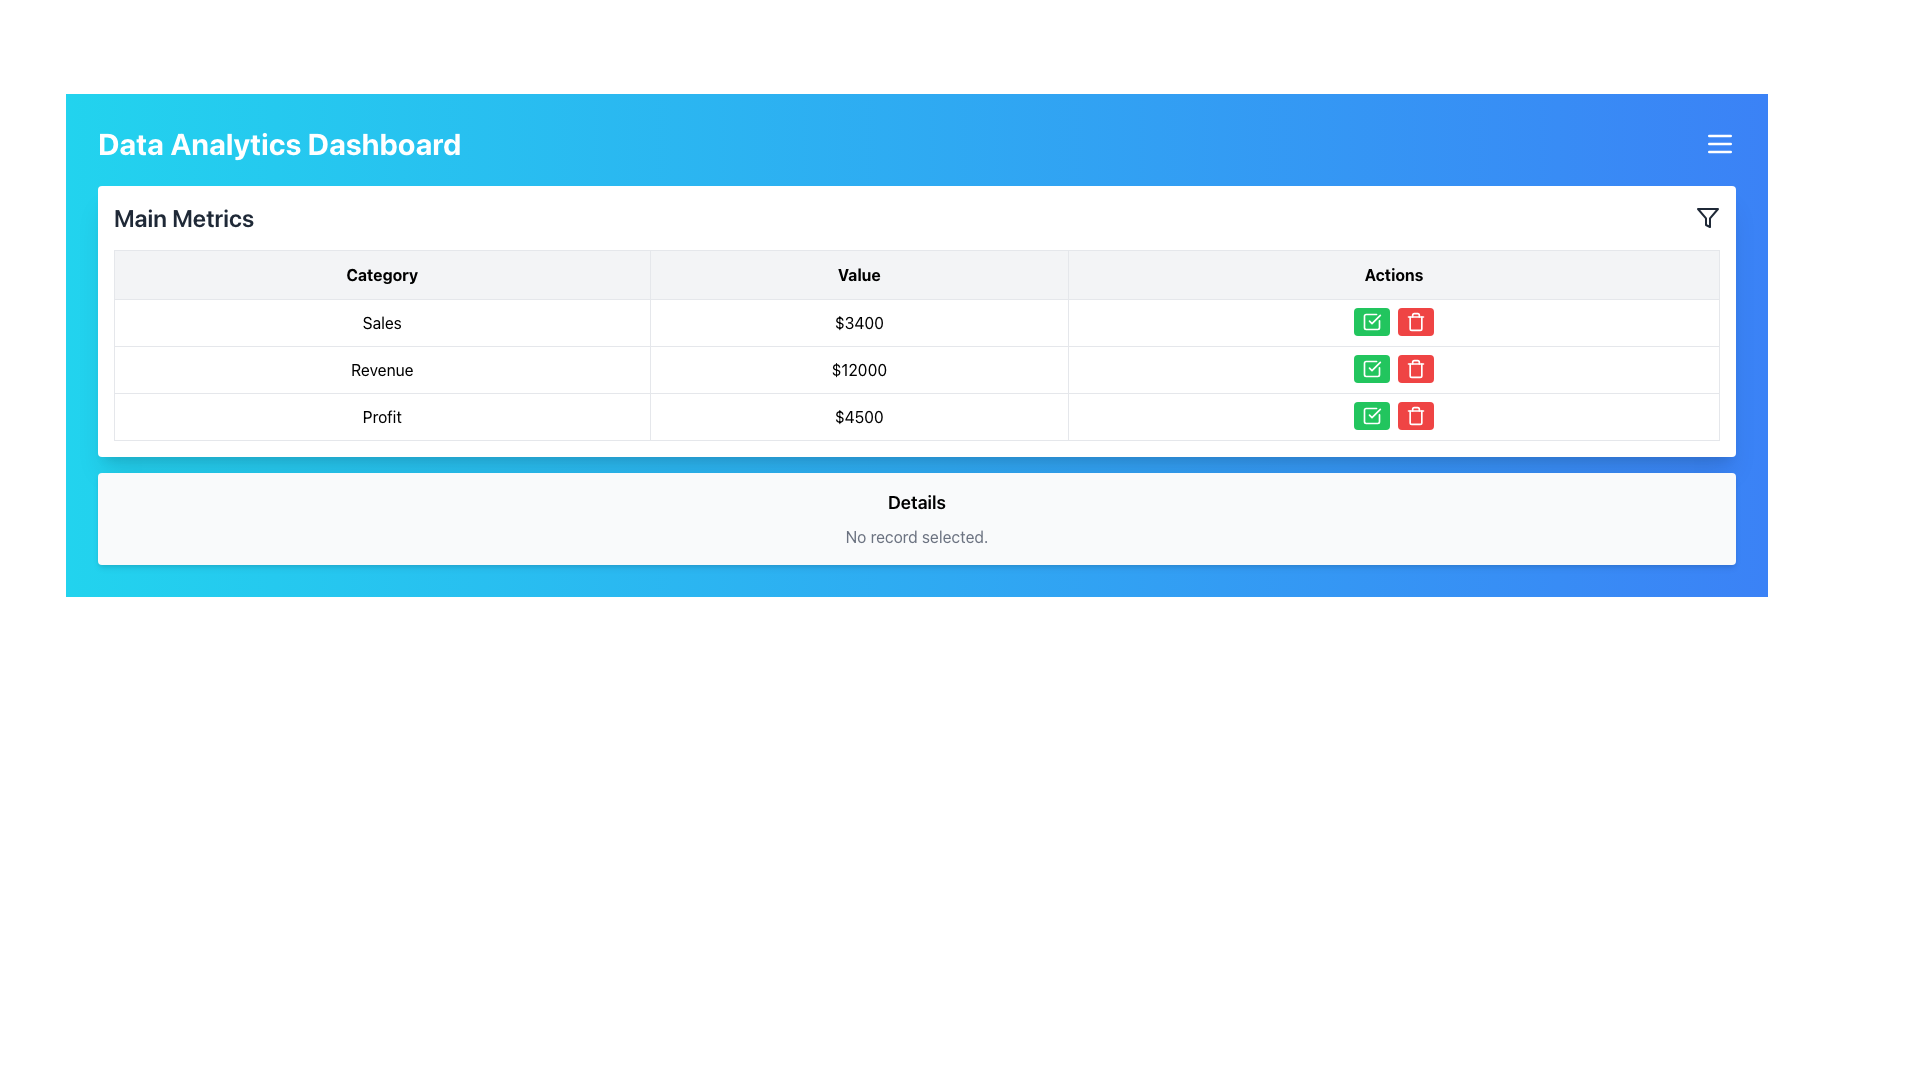 This screenshot has width=1920, height=1080. I want to click on the 'Sales' text label located in the first row under the 'Category' column of the table, so click(382, 322).